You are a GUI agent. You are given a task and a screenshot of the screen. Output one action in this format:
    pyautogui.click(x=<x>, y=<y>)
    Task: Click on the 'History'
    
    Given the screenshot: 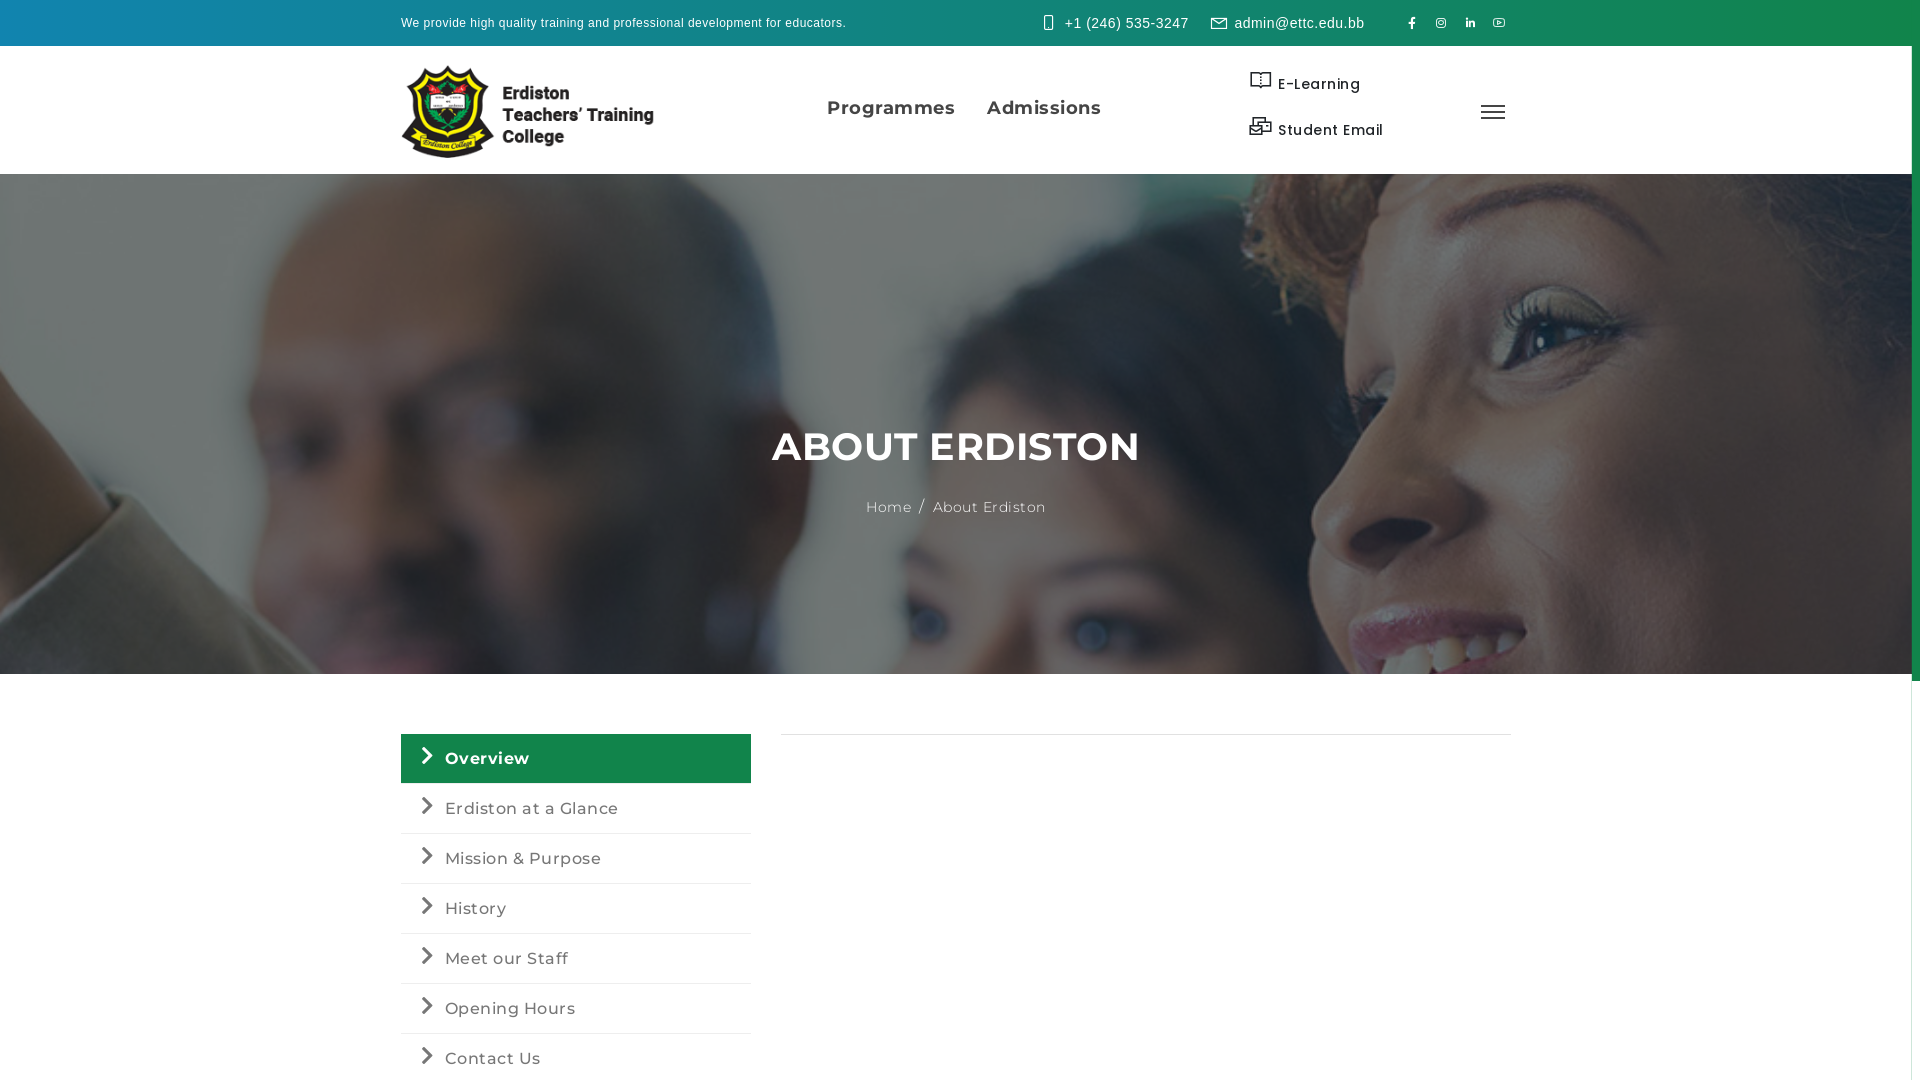 What is the action you would take?
    pyautogui.click(x=575, y=909)
    